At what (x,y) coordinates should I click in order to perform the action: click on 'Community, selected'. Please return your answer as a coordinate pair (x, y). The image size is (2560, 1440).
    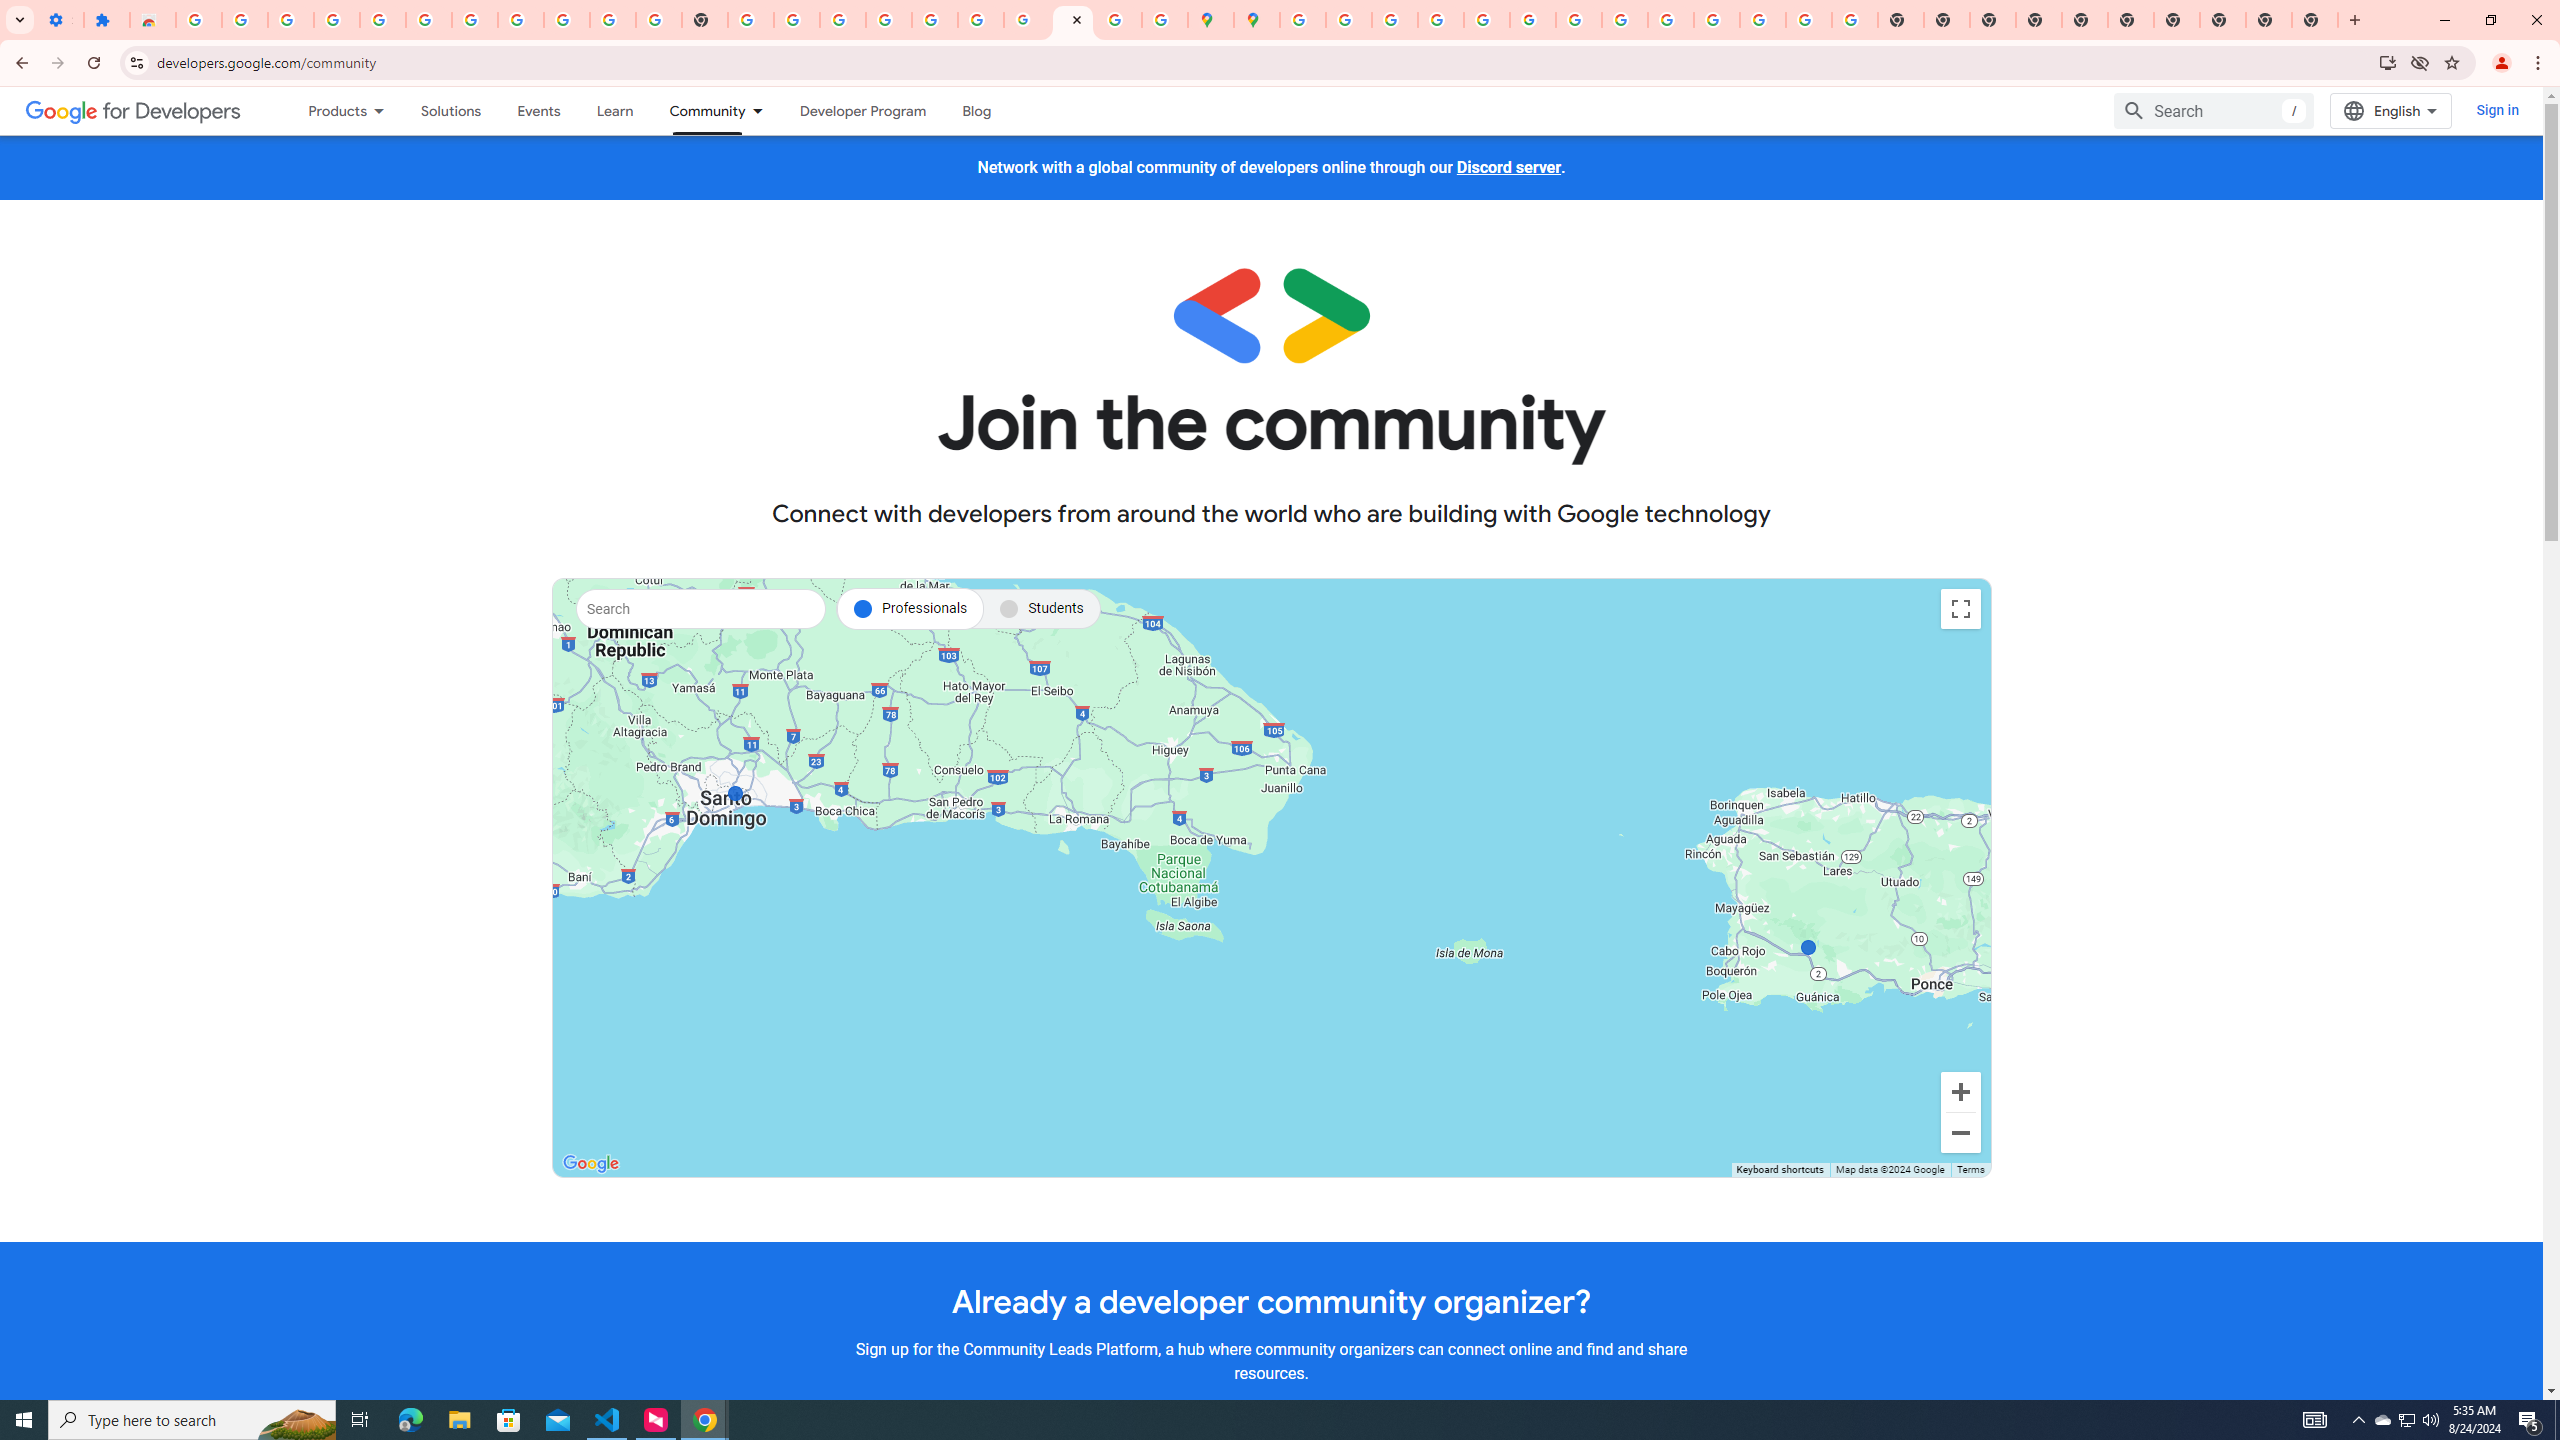
    Looking at the image, I should click on (697, 110).